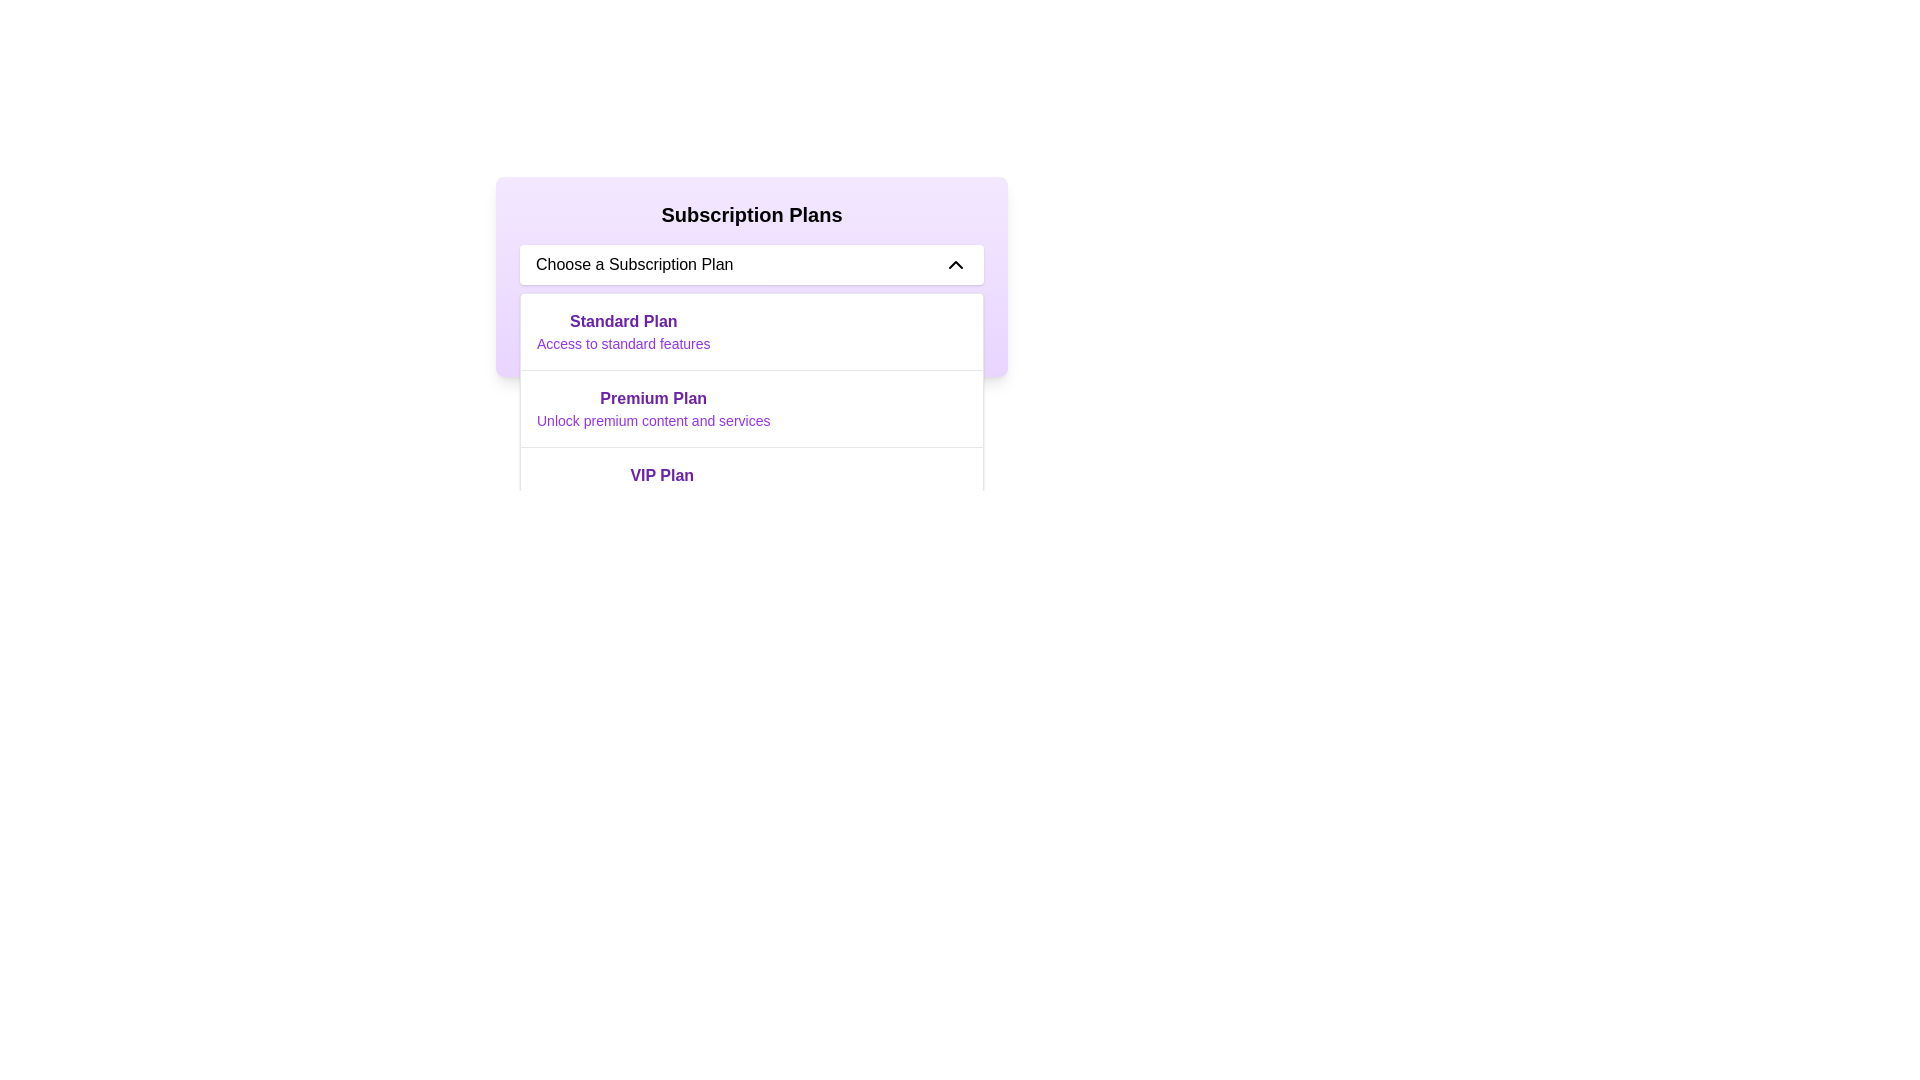  I want to click on the bold, purple-colored text label saying 'Standard Plan' which is located at the top of a card-like section, so click(622, 320).